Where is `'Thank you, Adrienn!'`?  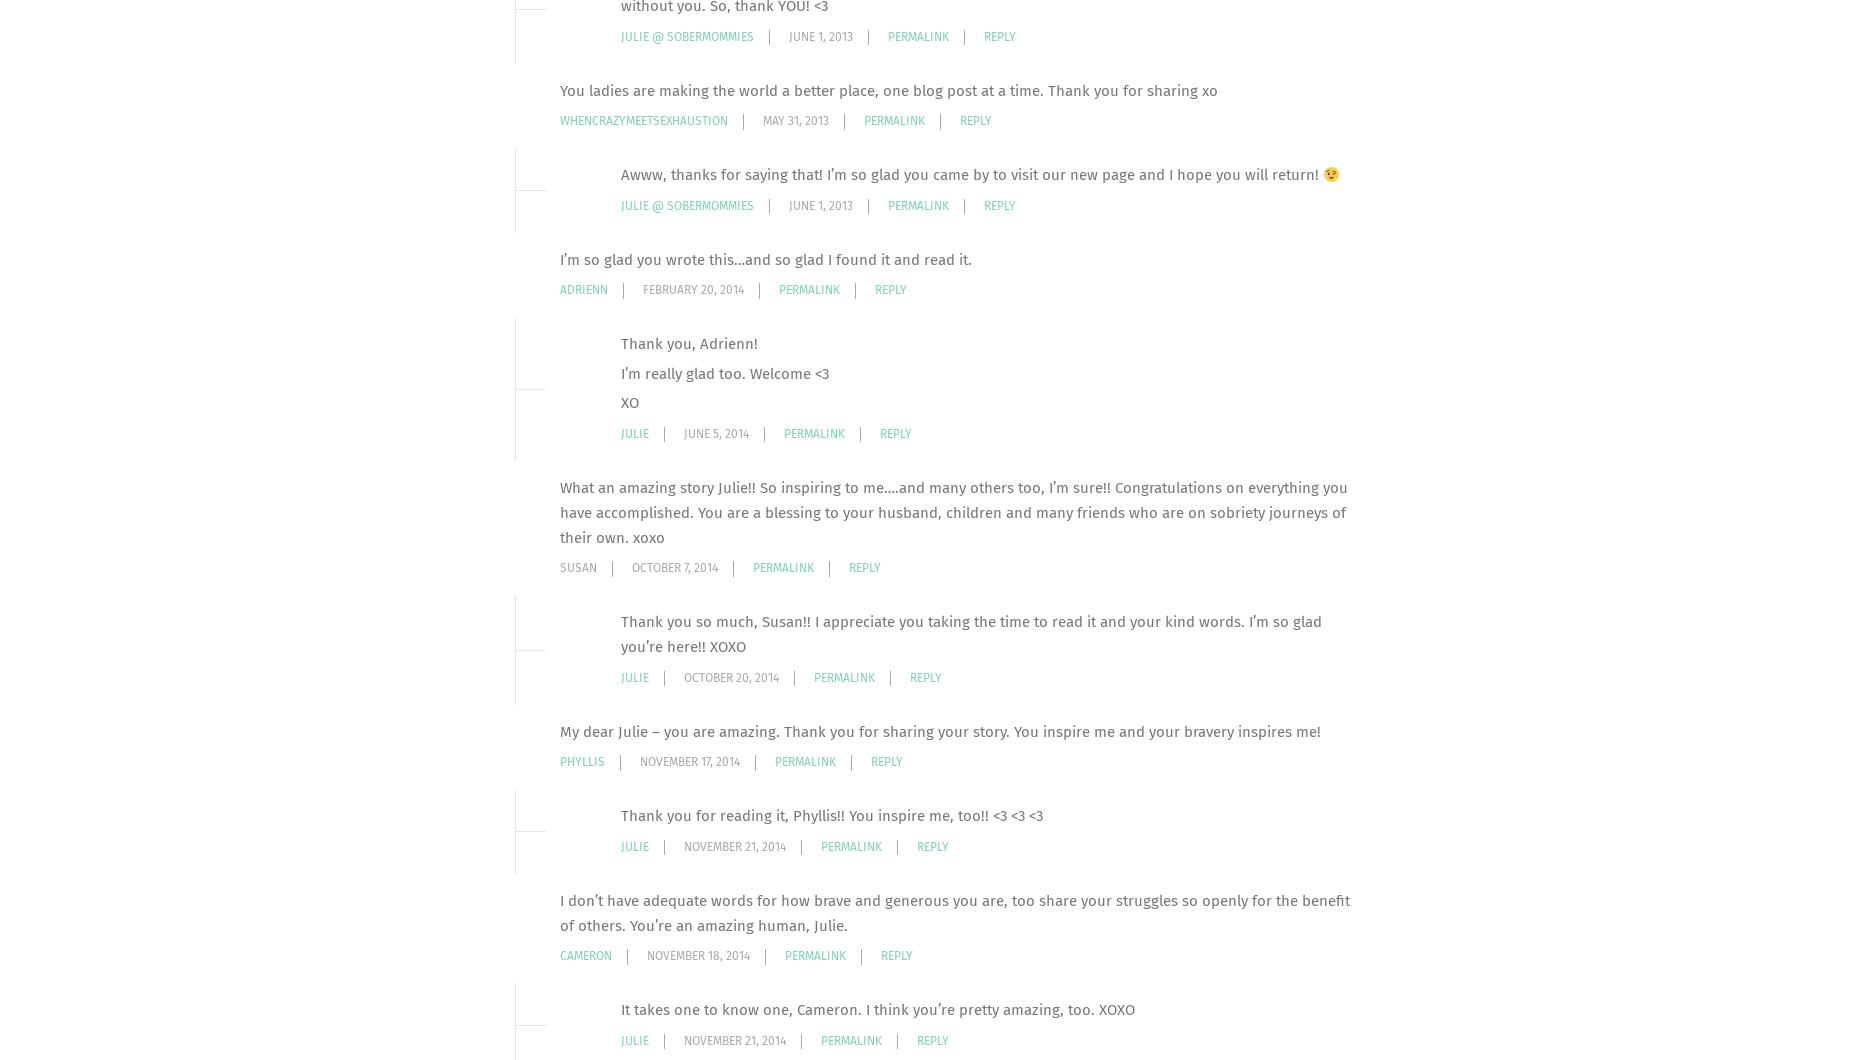
'Thank you, Adrienn!' is located at coordinates (689, 343).